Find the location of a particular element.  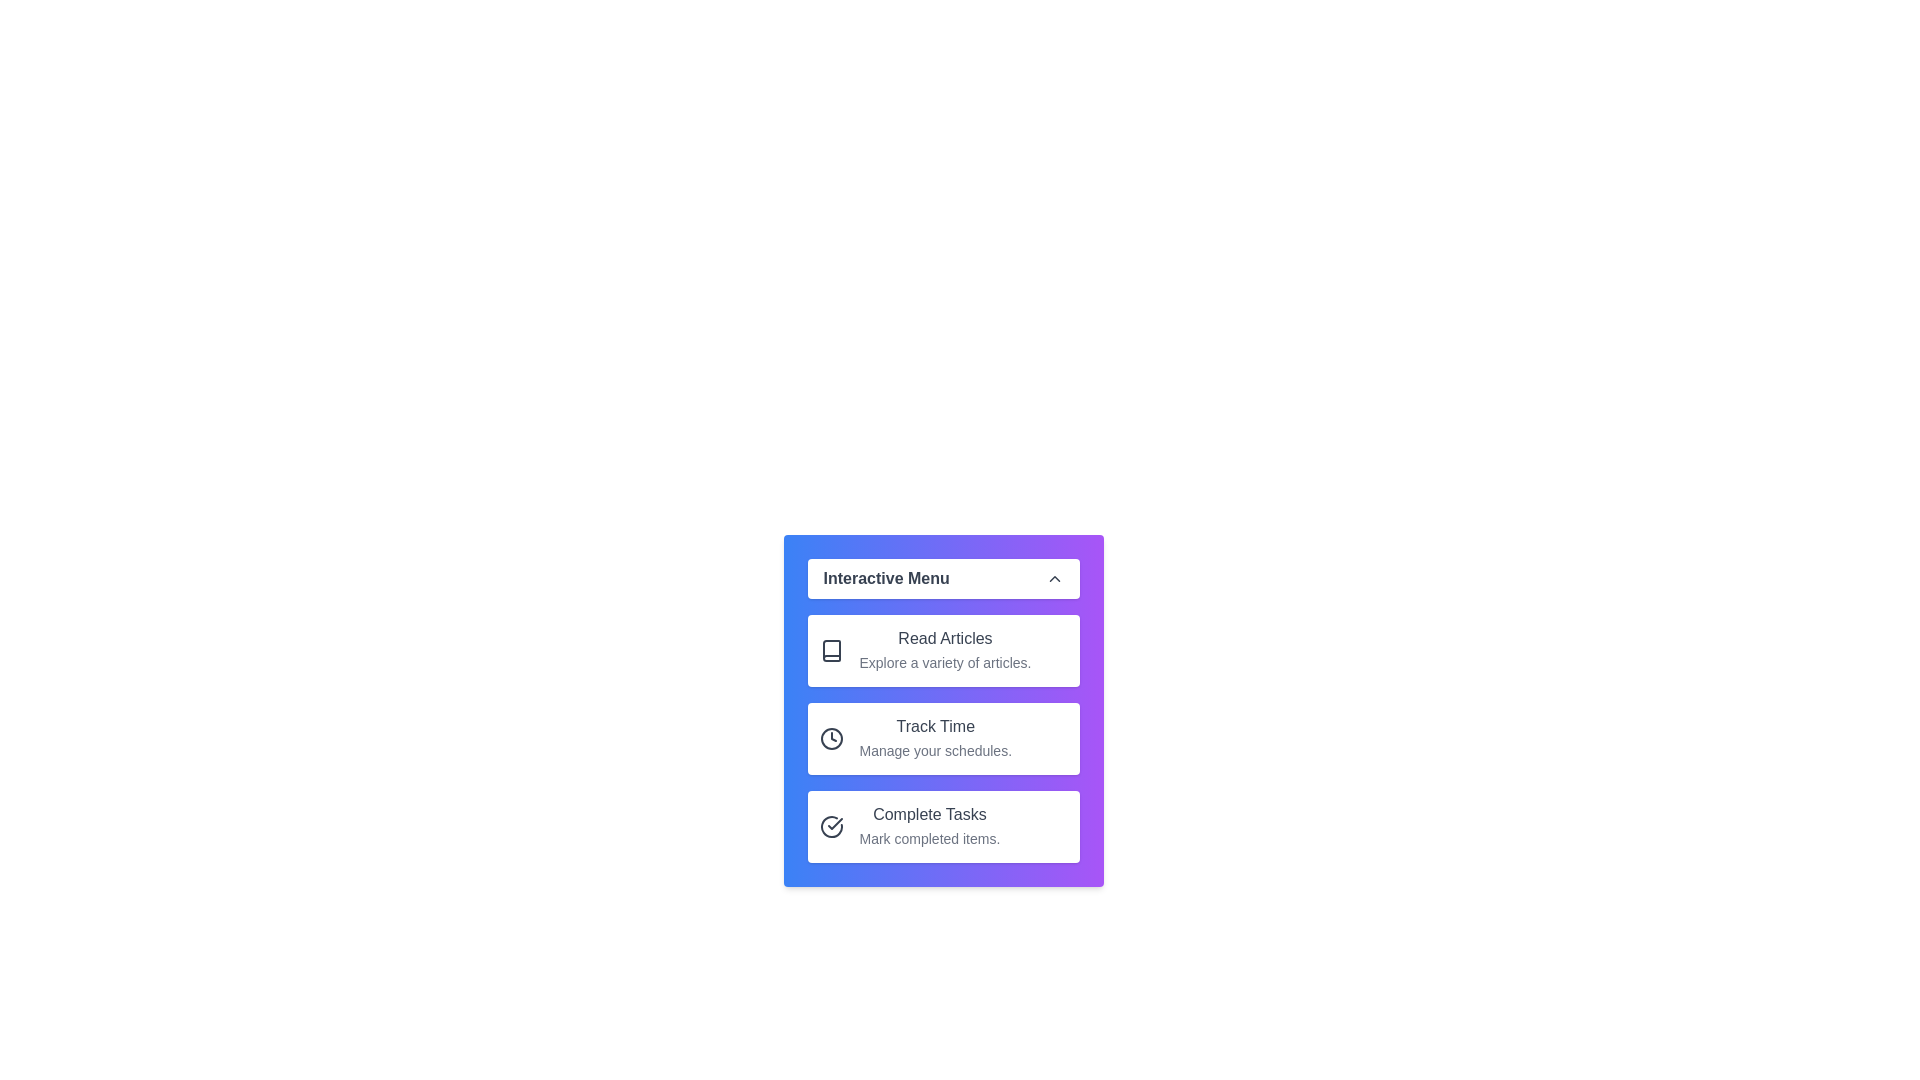

the menu item labeled 'Track Time' to observe the hover effect is located at coordinates (942, 739).